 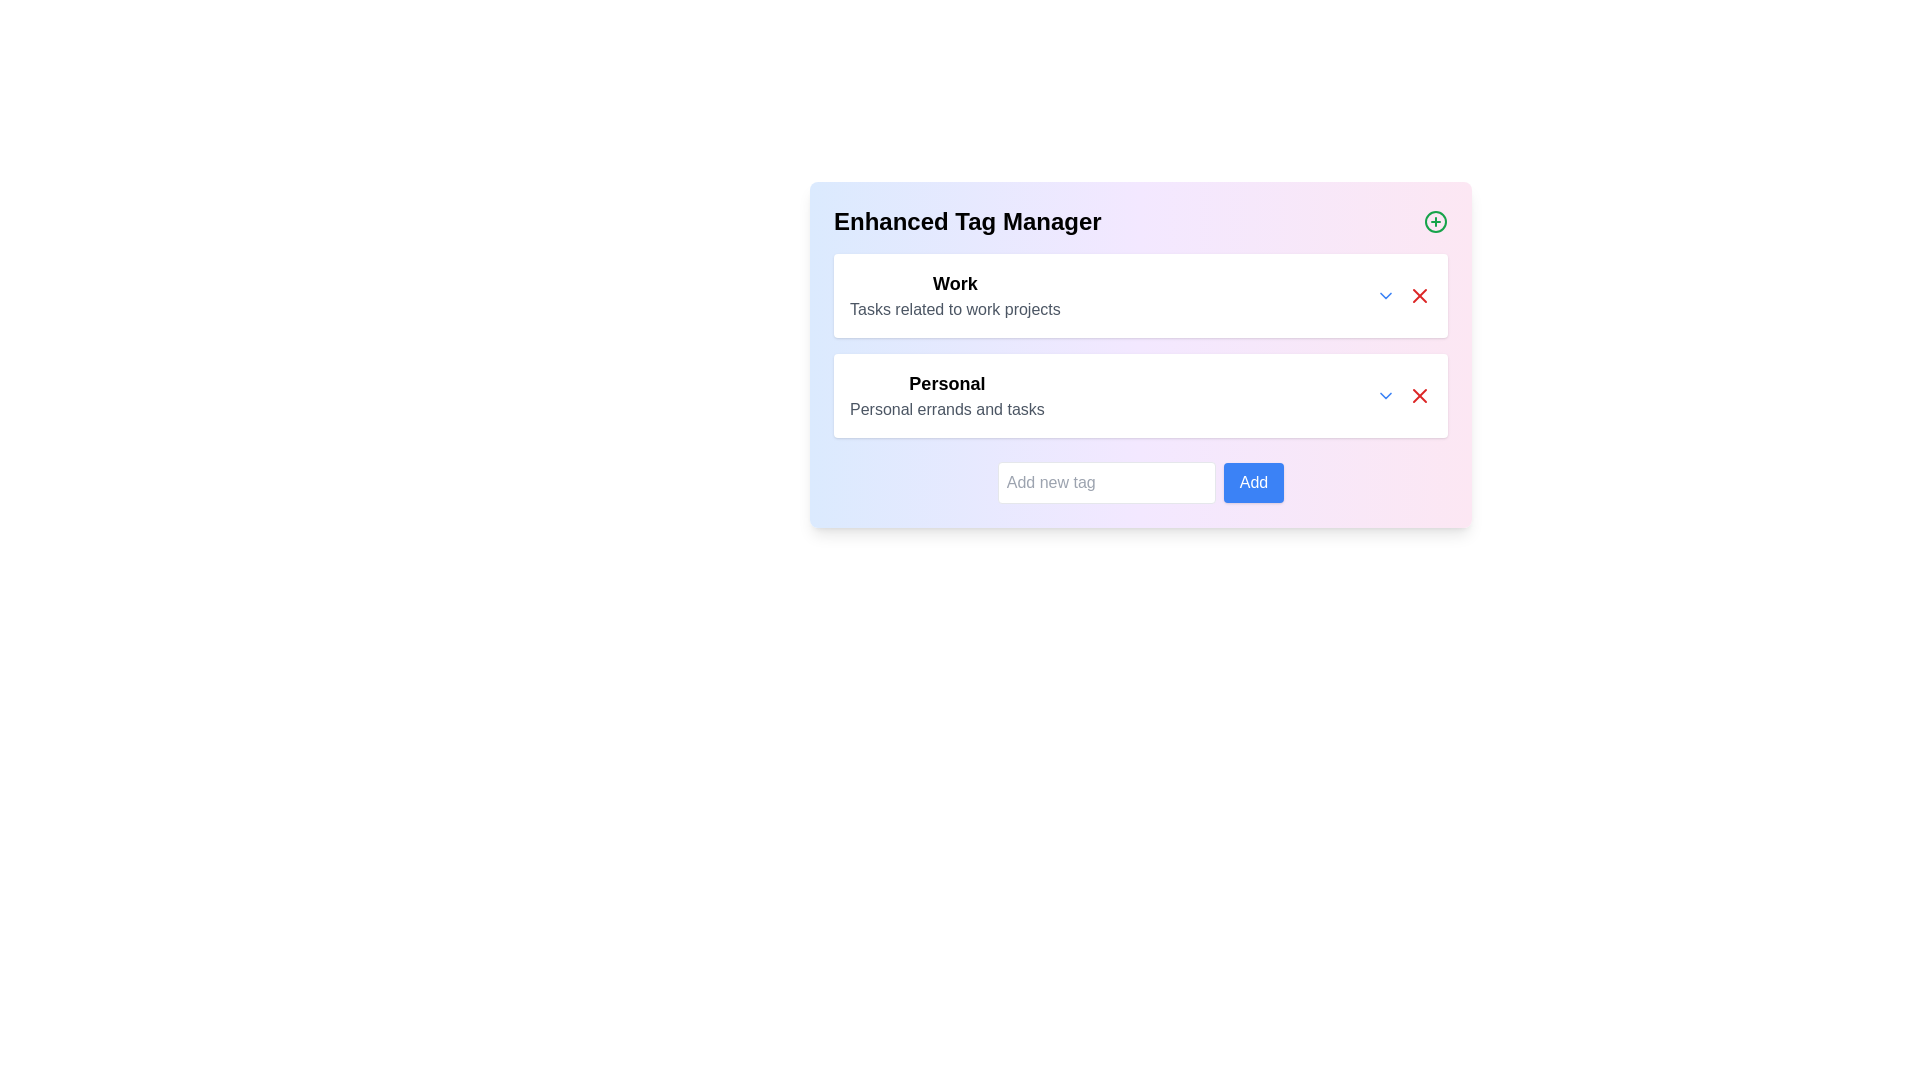 What do you see at coordinates (1141, 353) in the screenshot?
I see `the input fields of the 'Enhanced Tag Manager' panel, which is a gradient blue to pink box with rounded corners and a shadow effect located in the center of the viewport` at bounding box center [1141, 353].